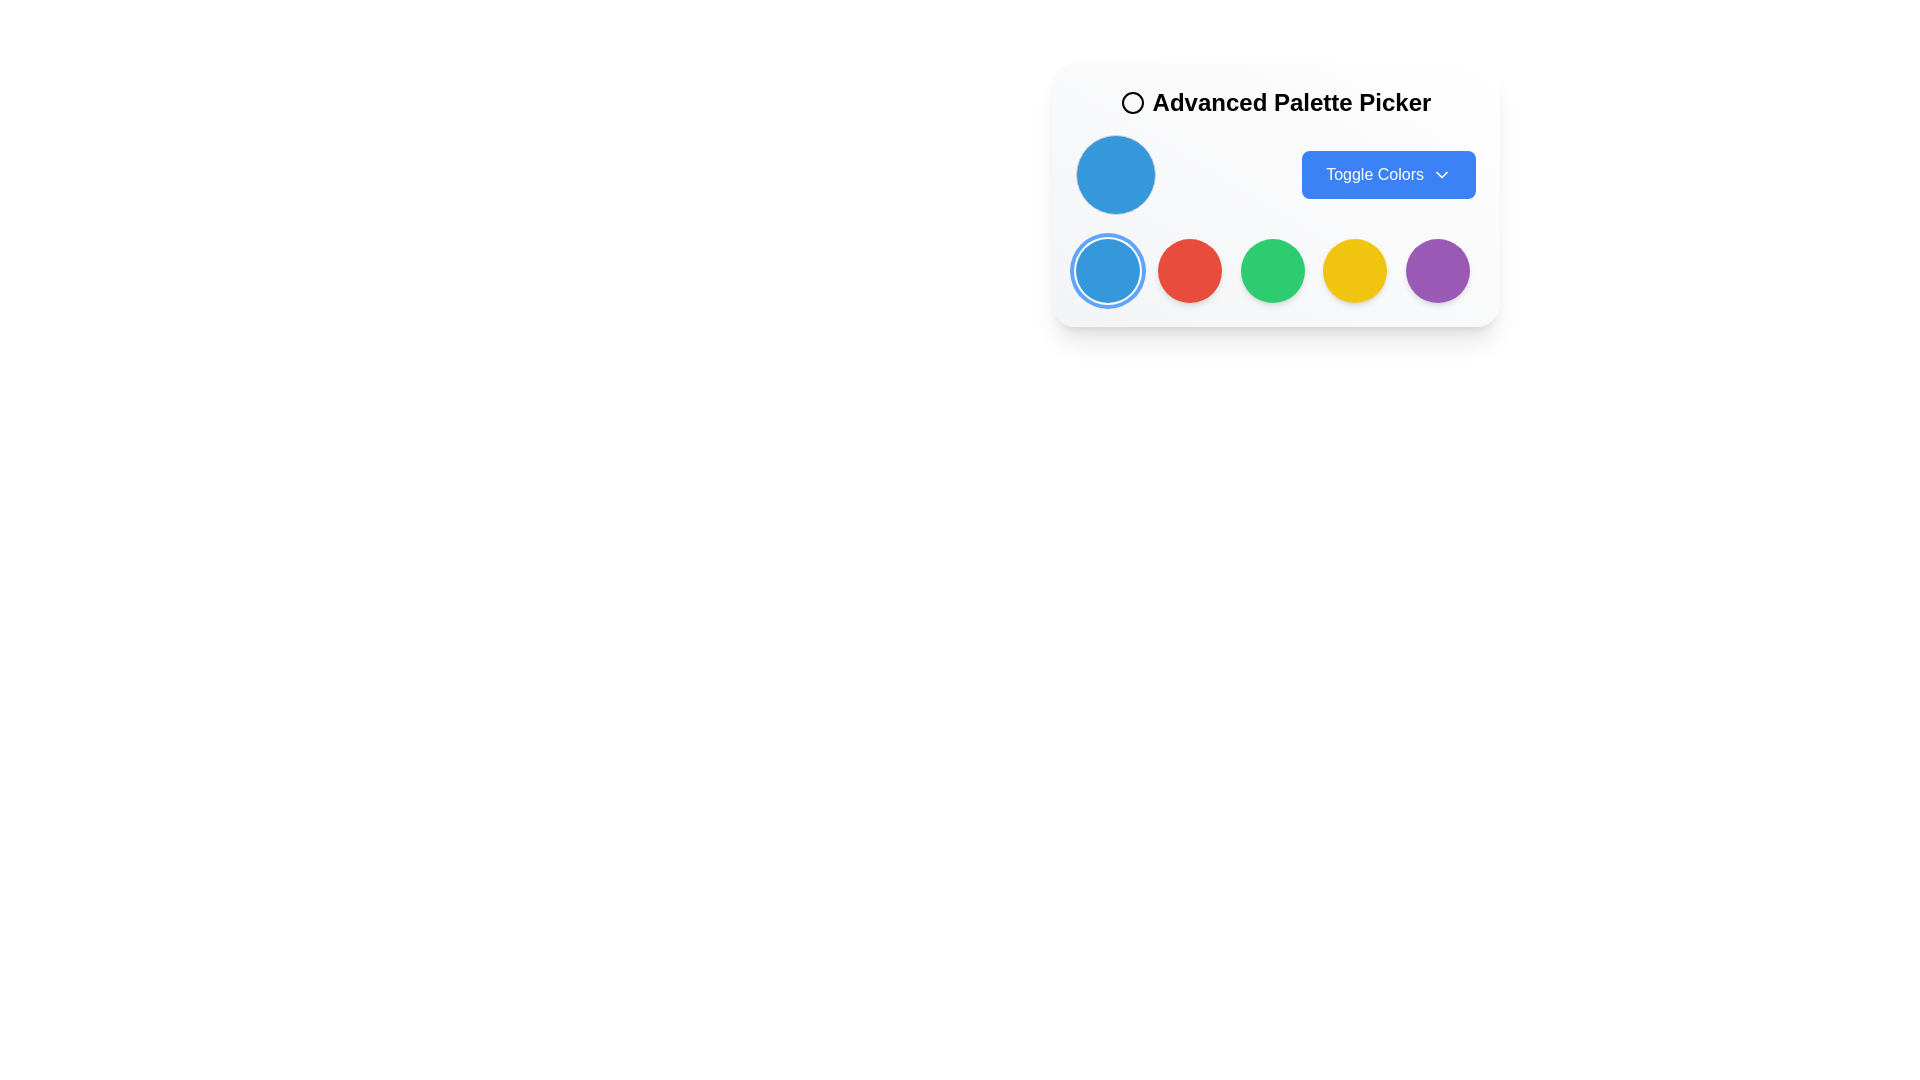 This screenshot has width=1920, height=1080. I want to click on the circular icon outlined with a black stroke, located to the left of the 'Advanced Palette Picker' text, so click(1132, 103).